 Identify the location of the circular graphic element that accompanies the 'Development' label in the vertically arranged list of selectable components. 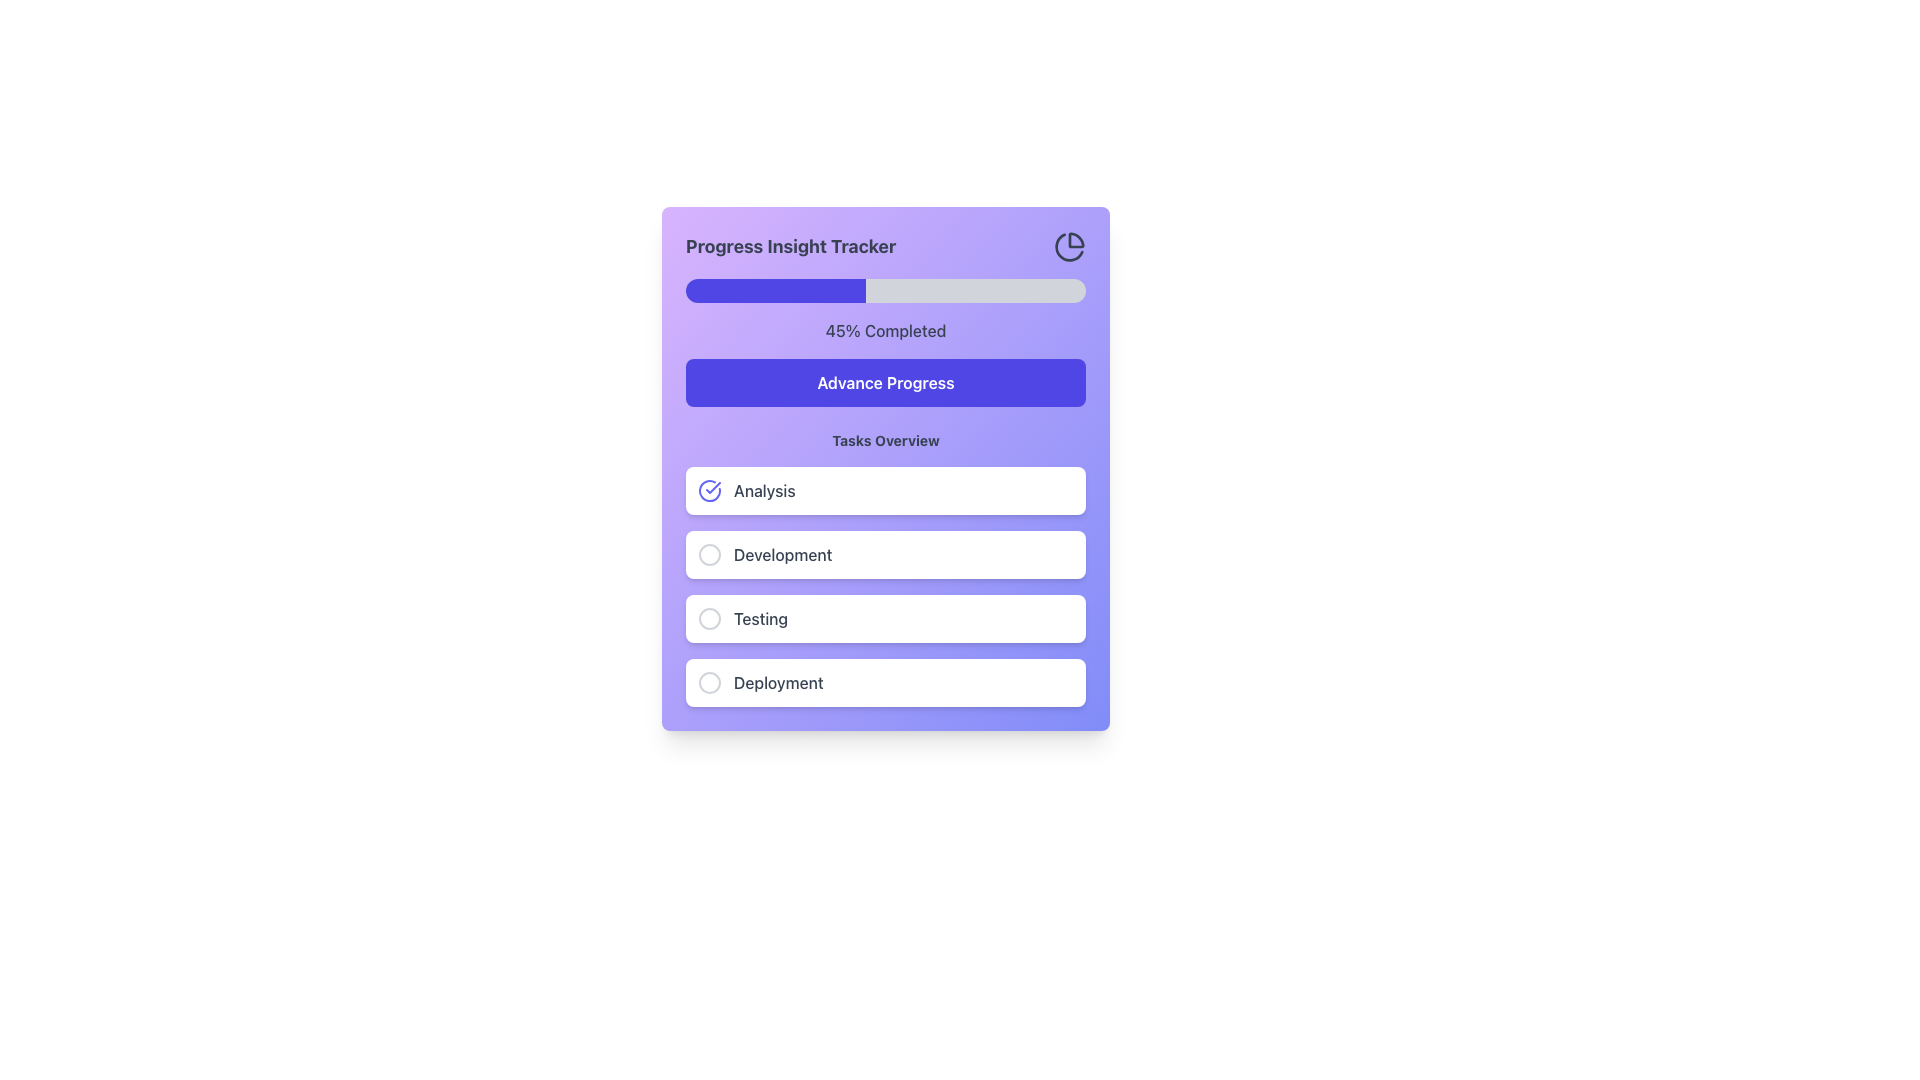
(710, 555).